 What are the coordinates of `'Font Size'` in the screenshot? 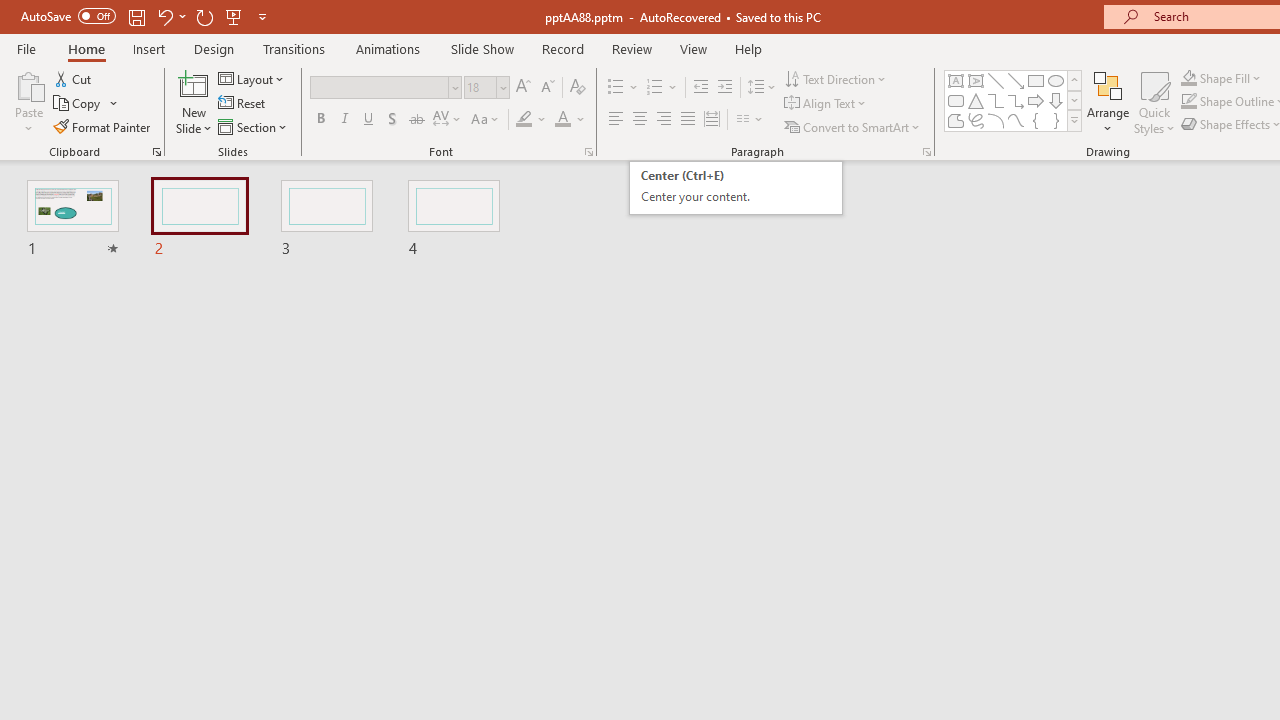 It's located at (480, 86).